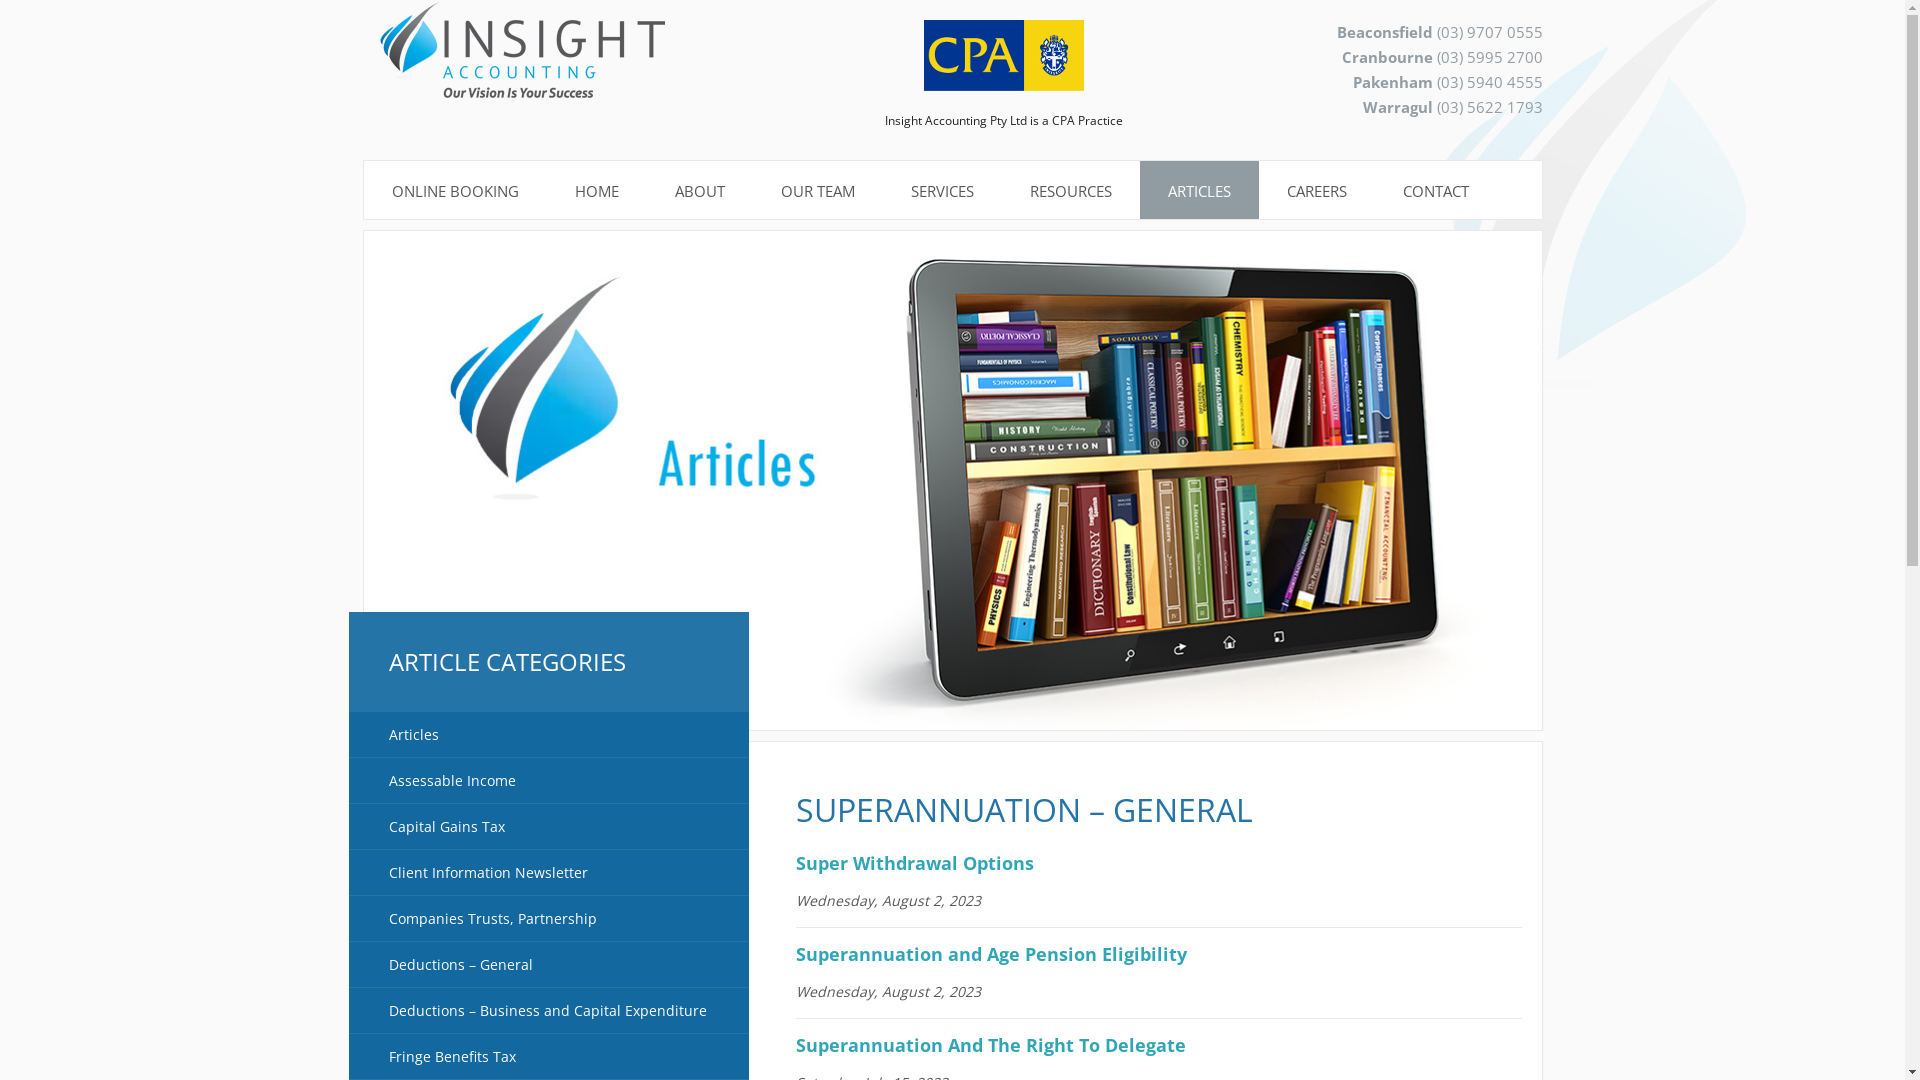 The height and width of the screenshot is (1080, 1920). Describe the element at coordinates (594, 191) in the screenshot. I see `'HOME'` at that location.